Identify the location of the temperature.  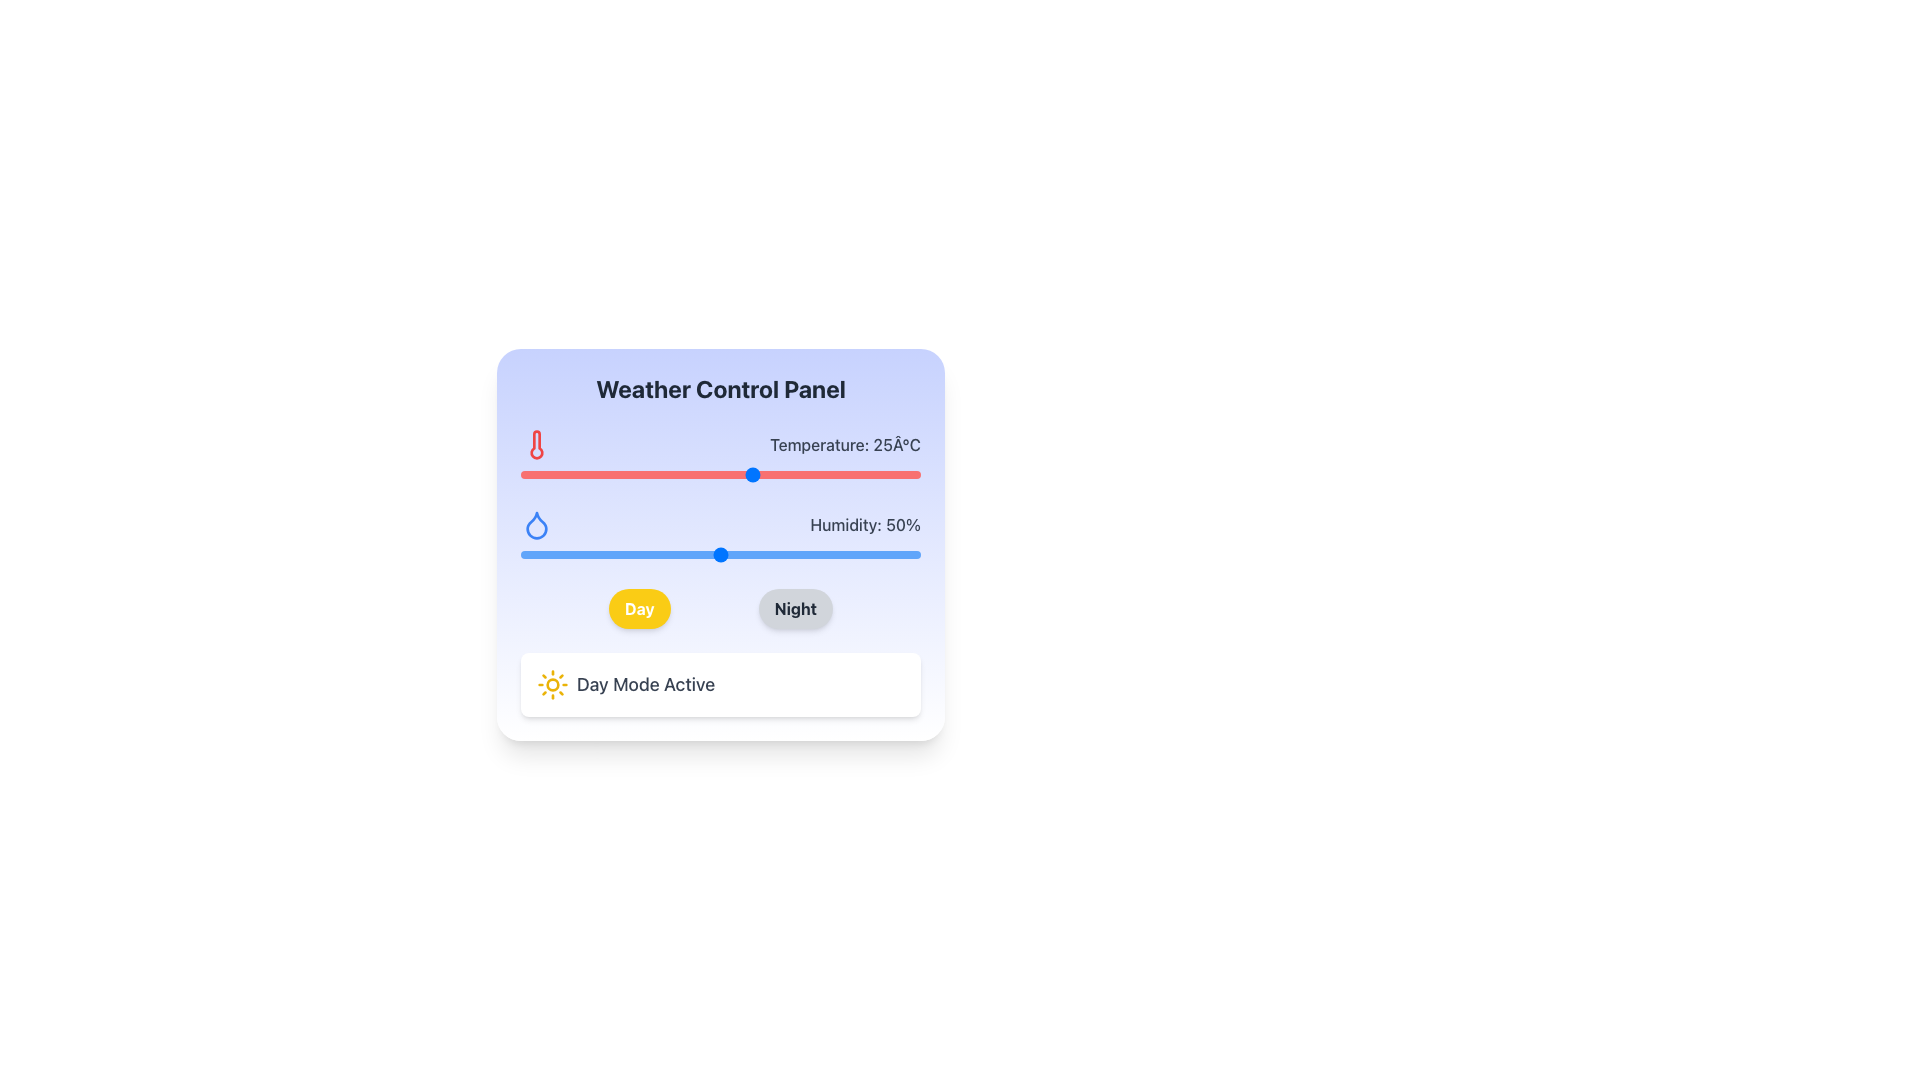
(626, 474).